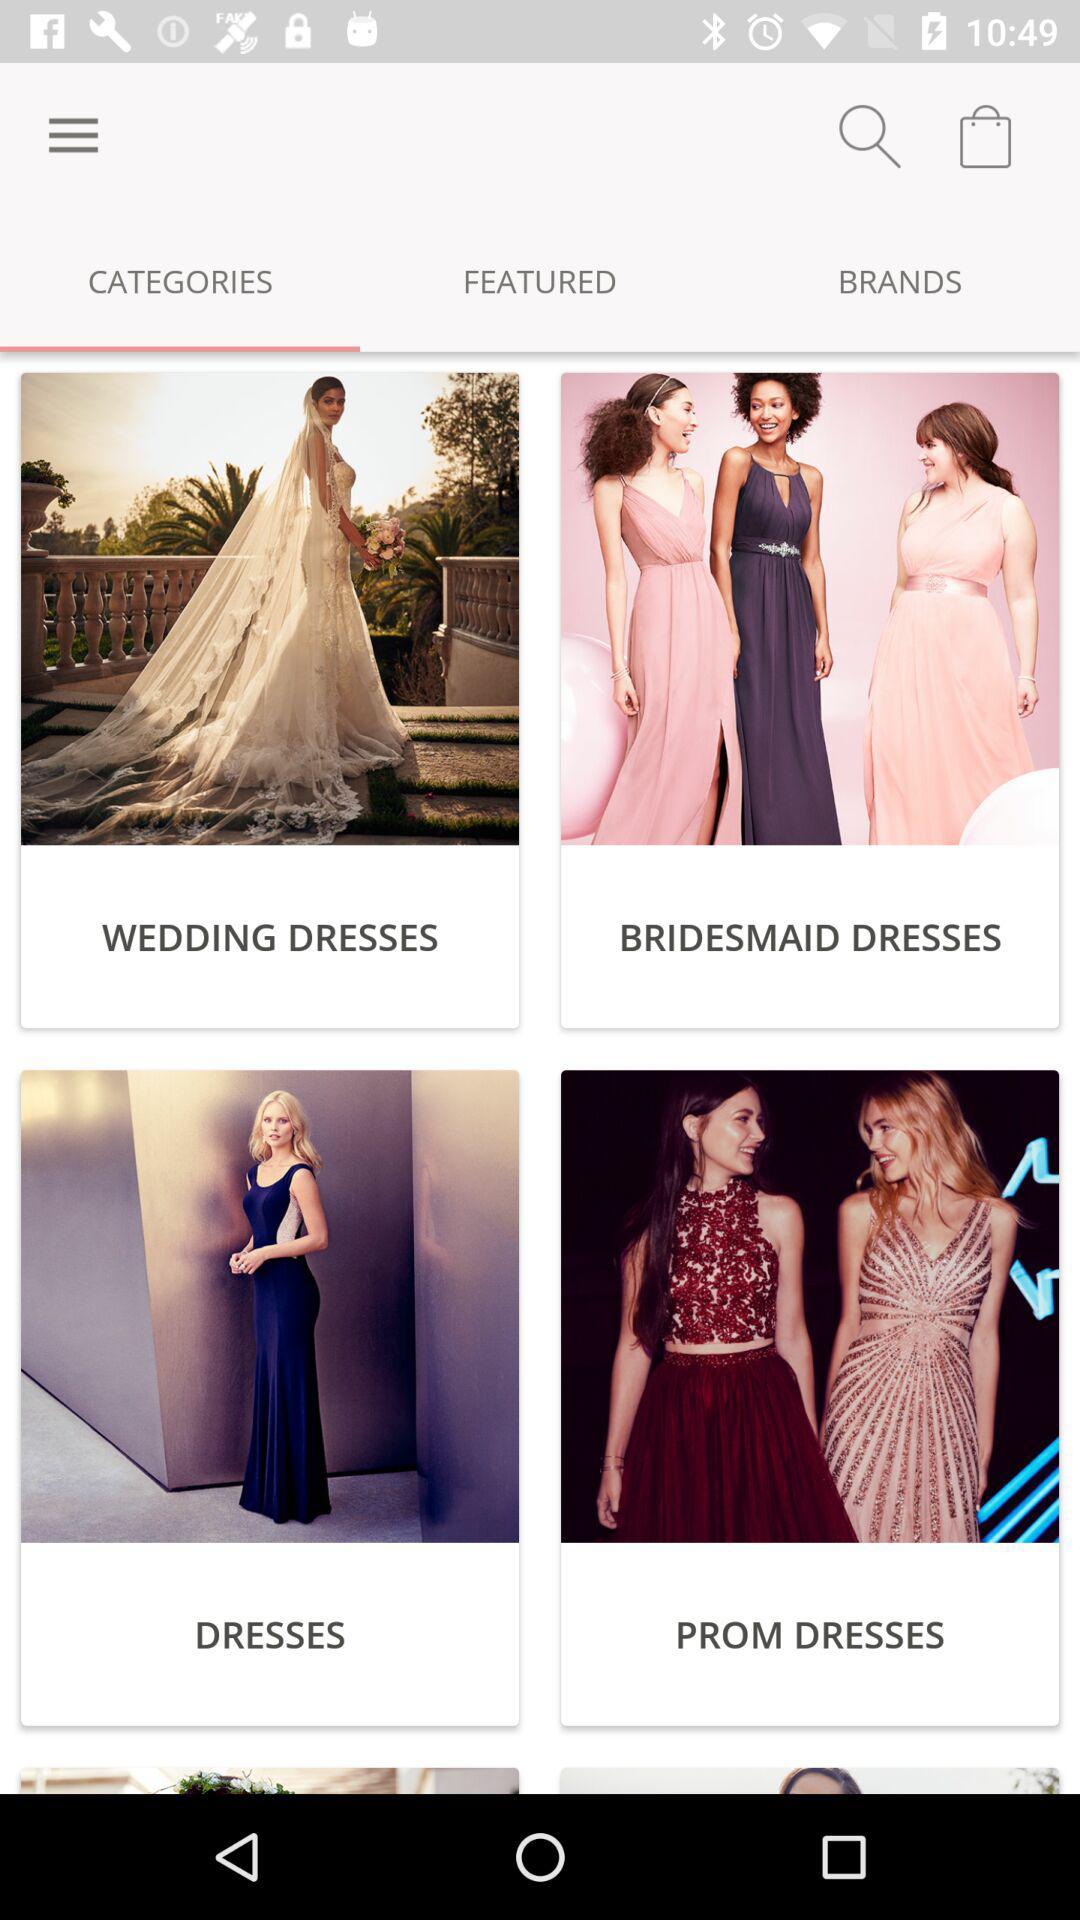  Describe the element at coordinates (898, 279) in the screenshot. I see `the item to the right of the featured` at that location.